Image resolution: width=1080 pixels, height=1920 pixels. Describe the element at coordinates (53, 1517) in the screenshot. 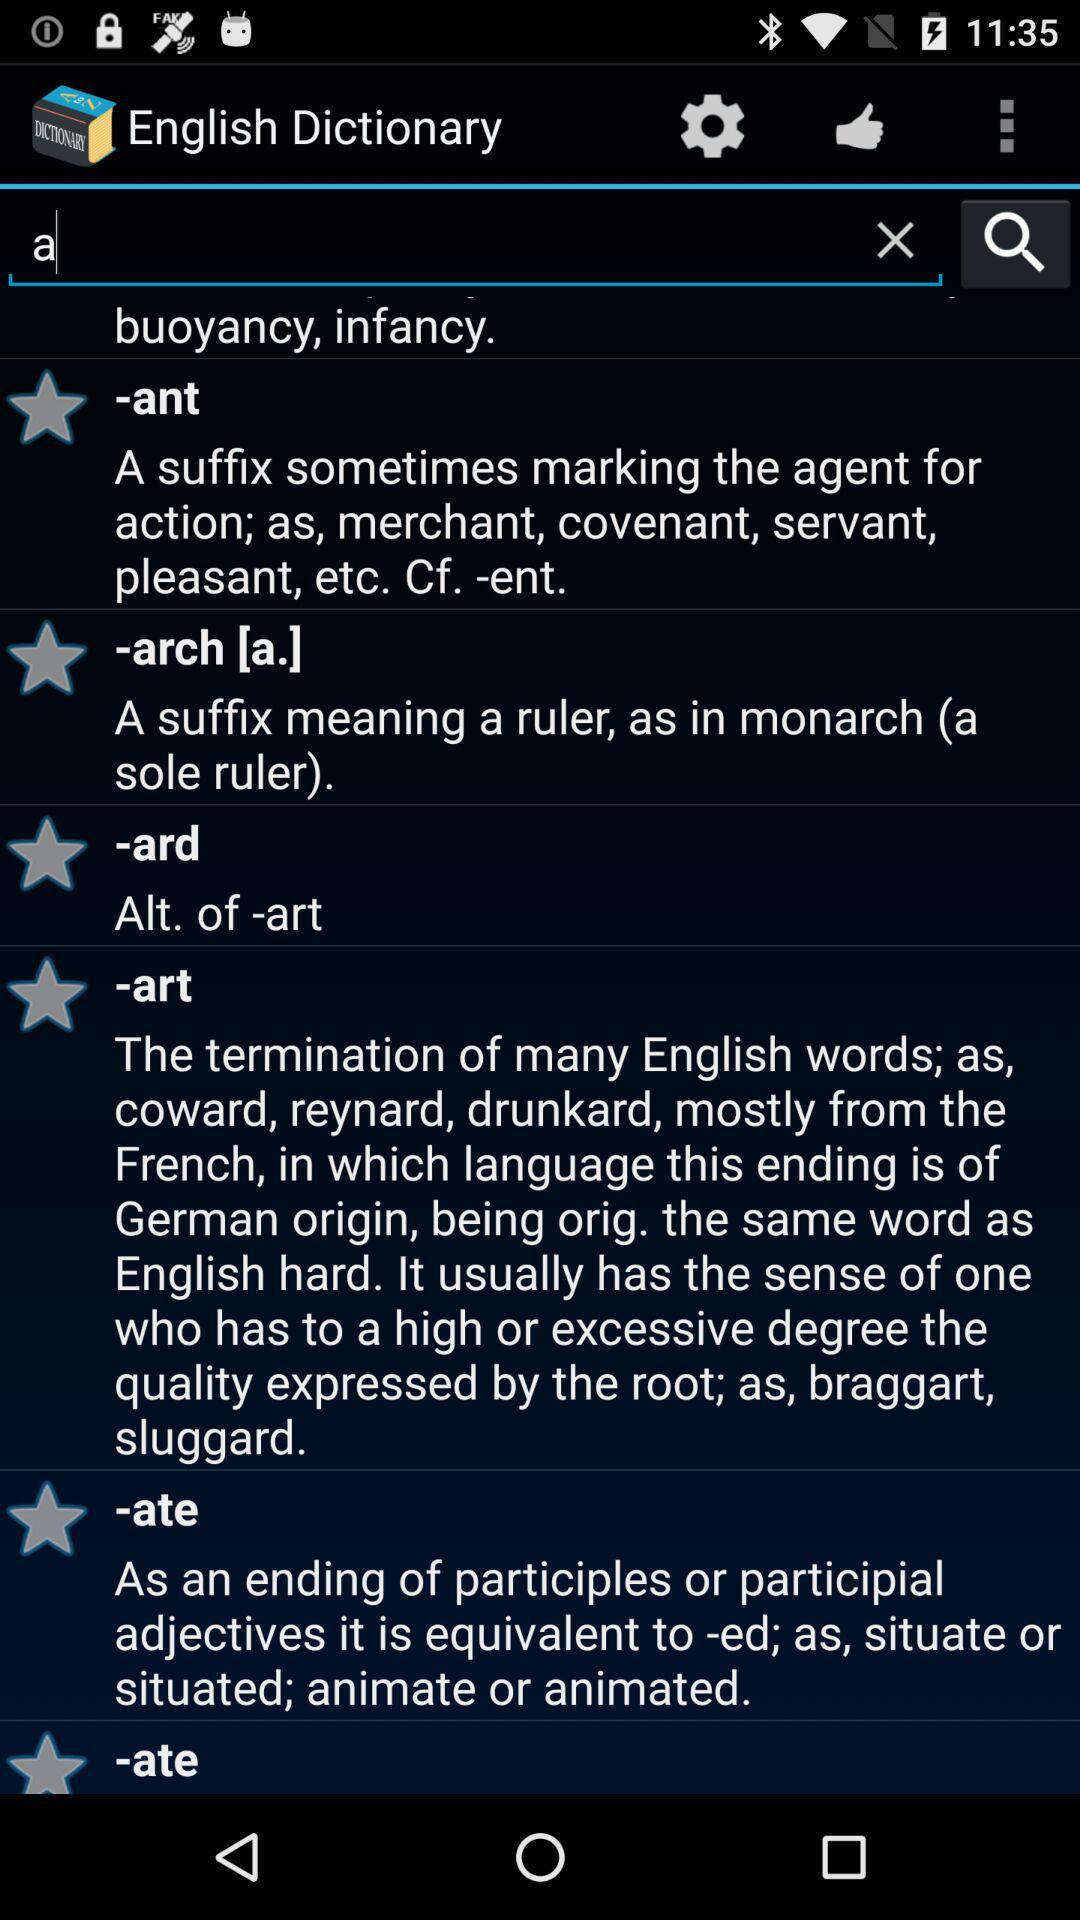

I see `icon next to the the termination of app` at that location.